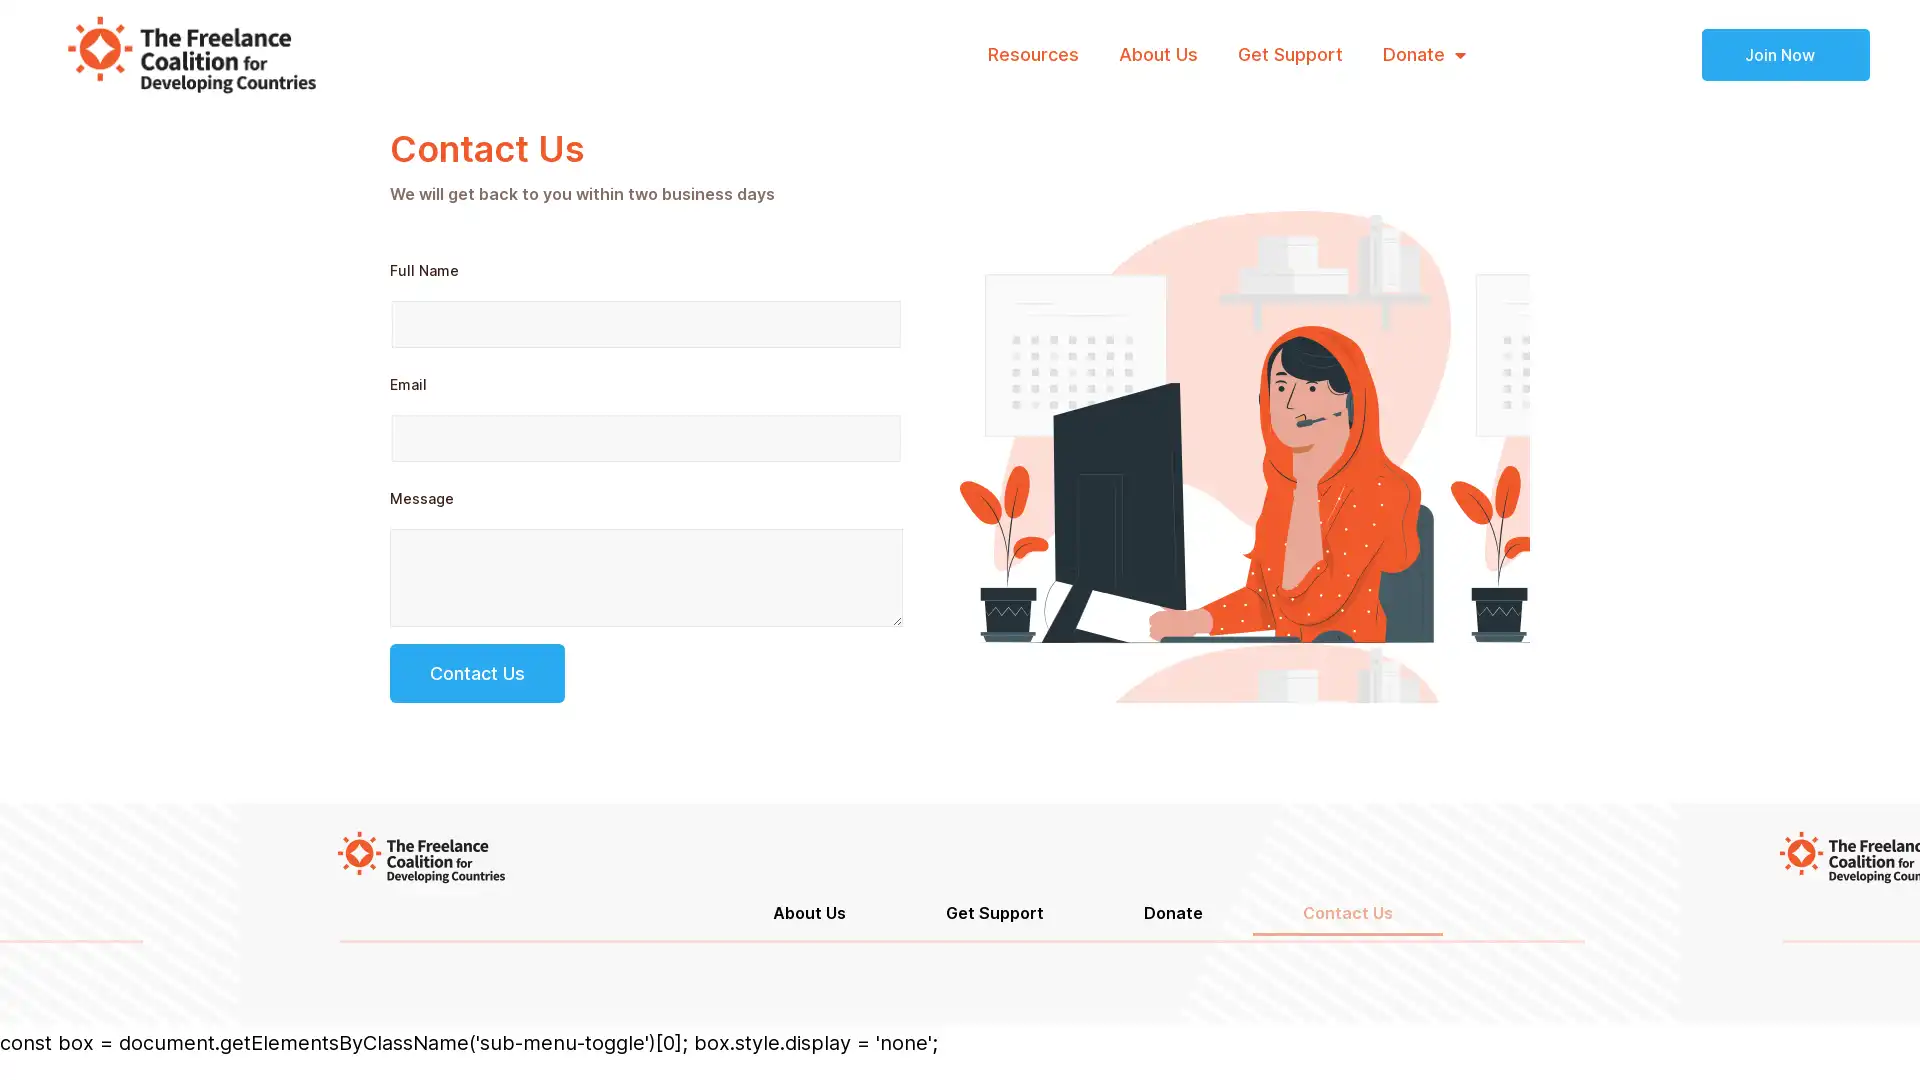 The width and height of the screenshot is (1920, 1080). I want to click on Join Now, so click(1785, 53).